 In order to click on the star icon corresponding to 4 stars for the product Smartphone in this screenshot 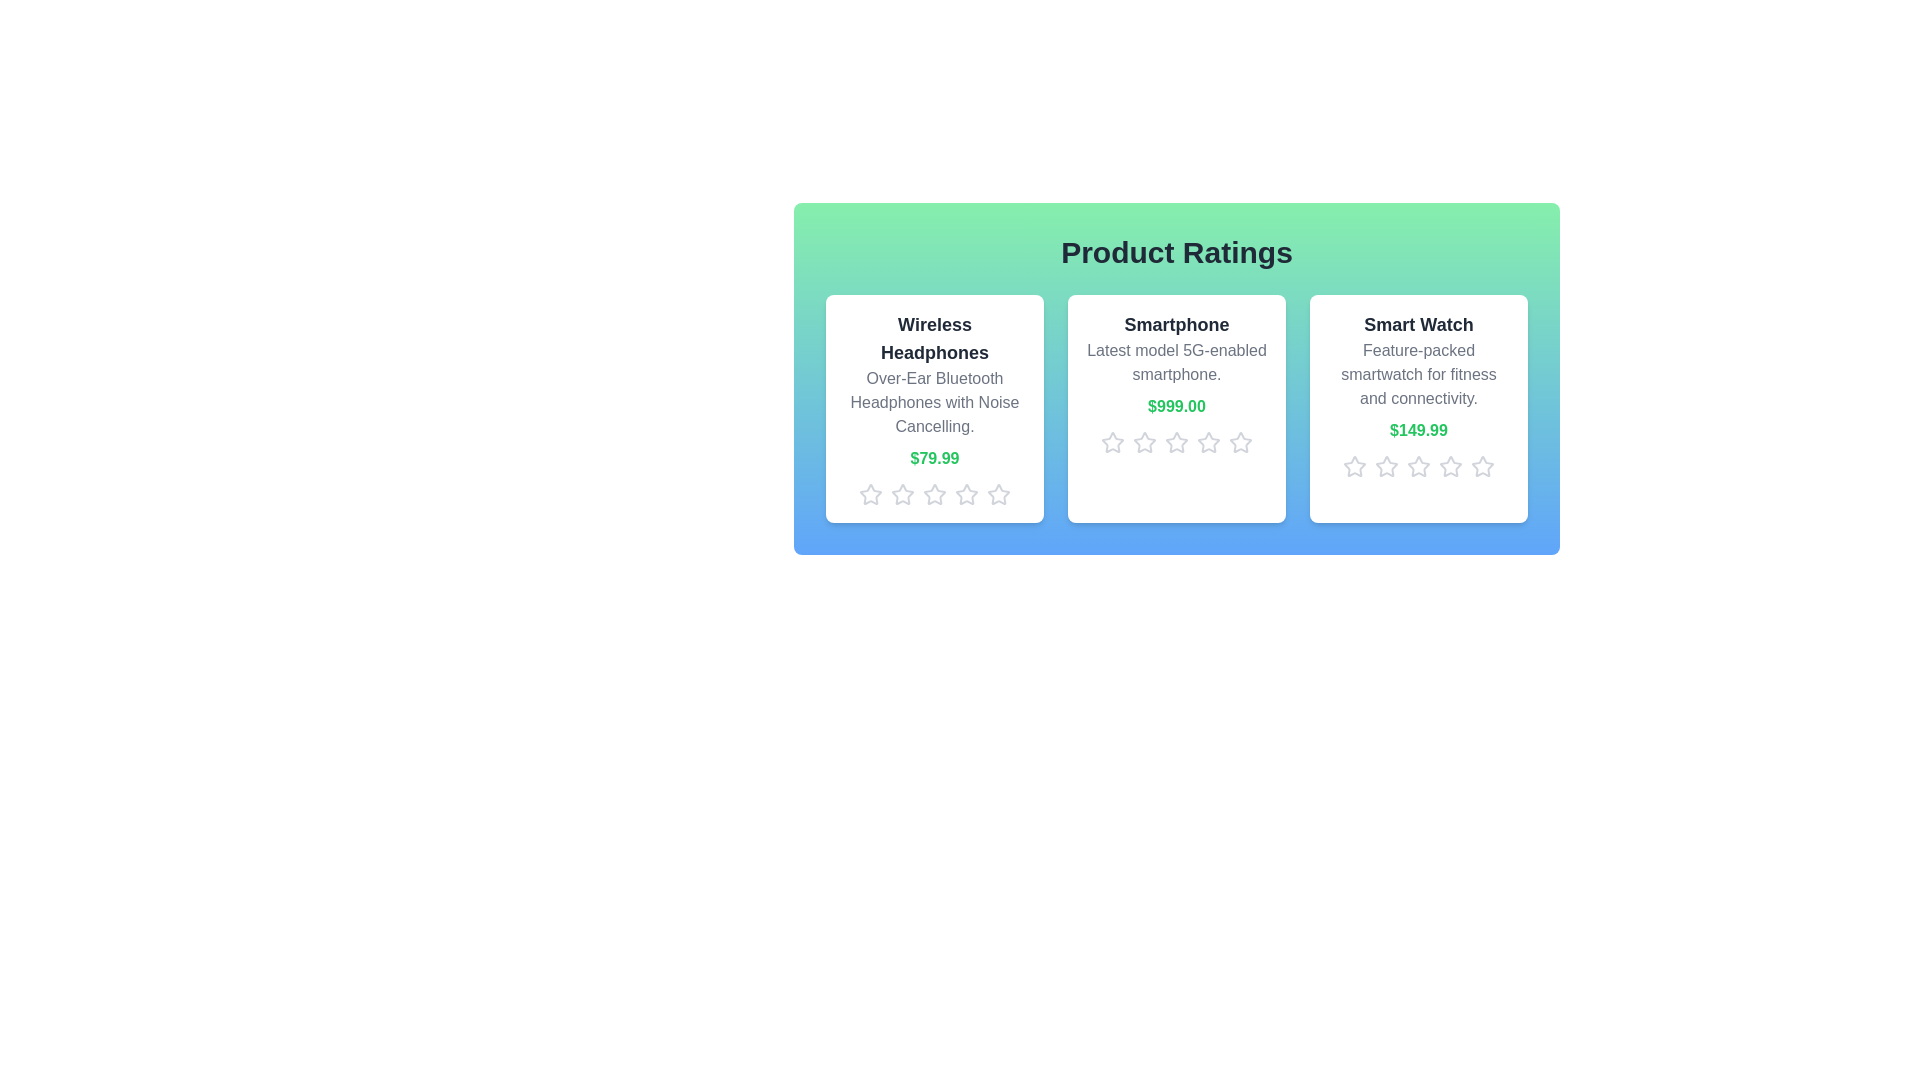, I will do `click(1208, 442)`.